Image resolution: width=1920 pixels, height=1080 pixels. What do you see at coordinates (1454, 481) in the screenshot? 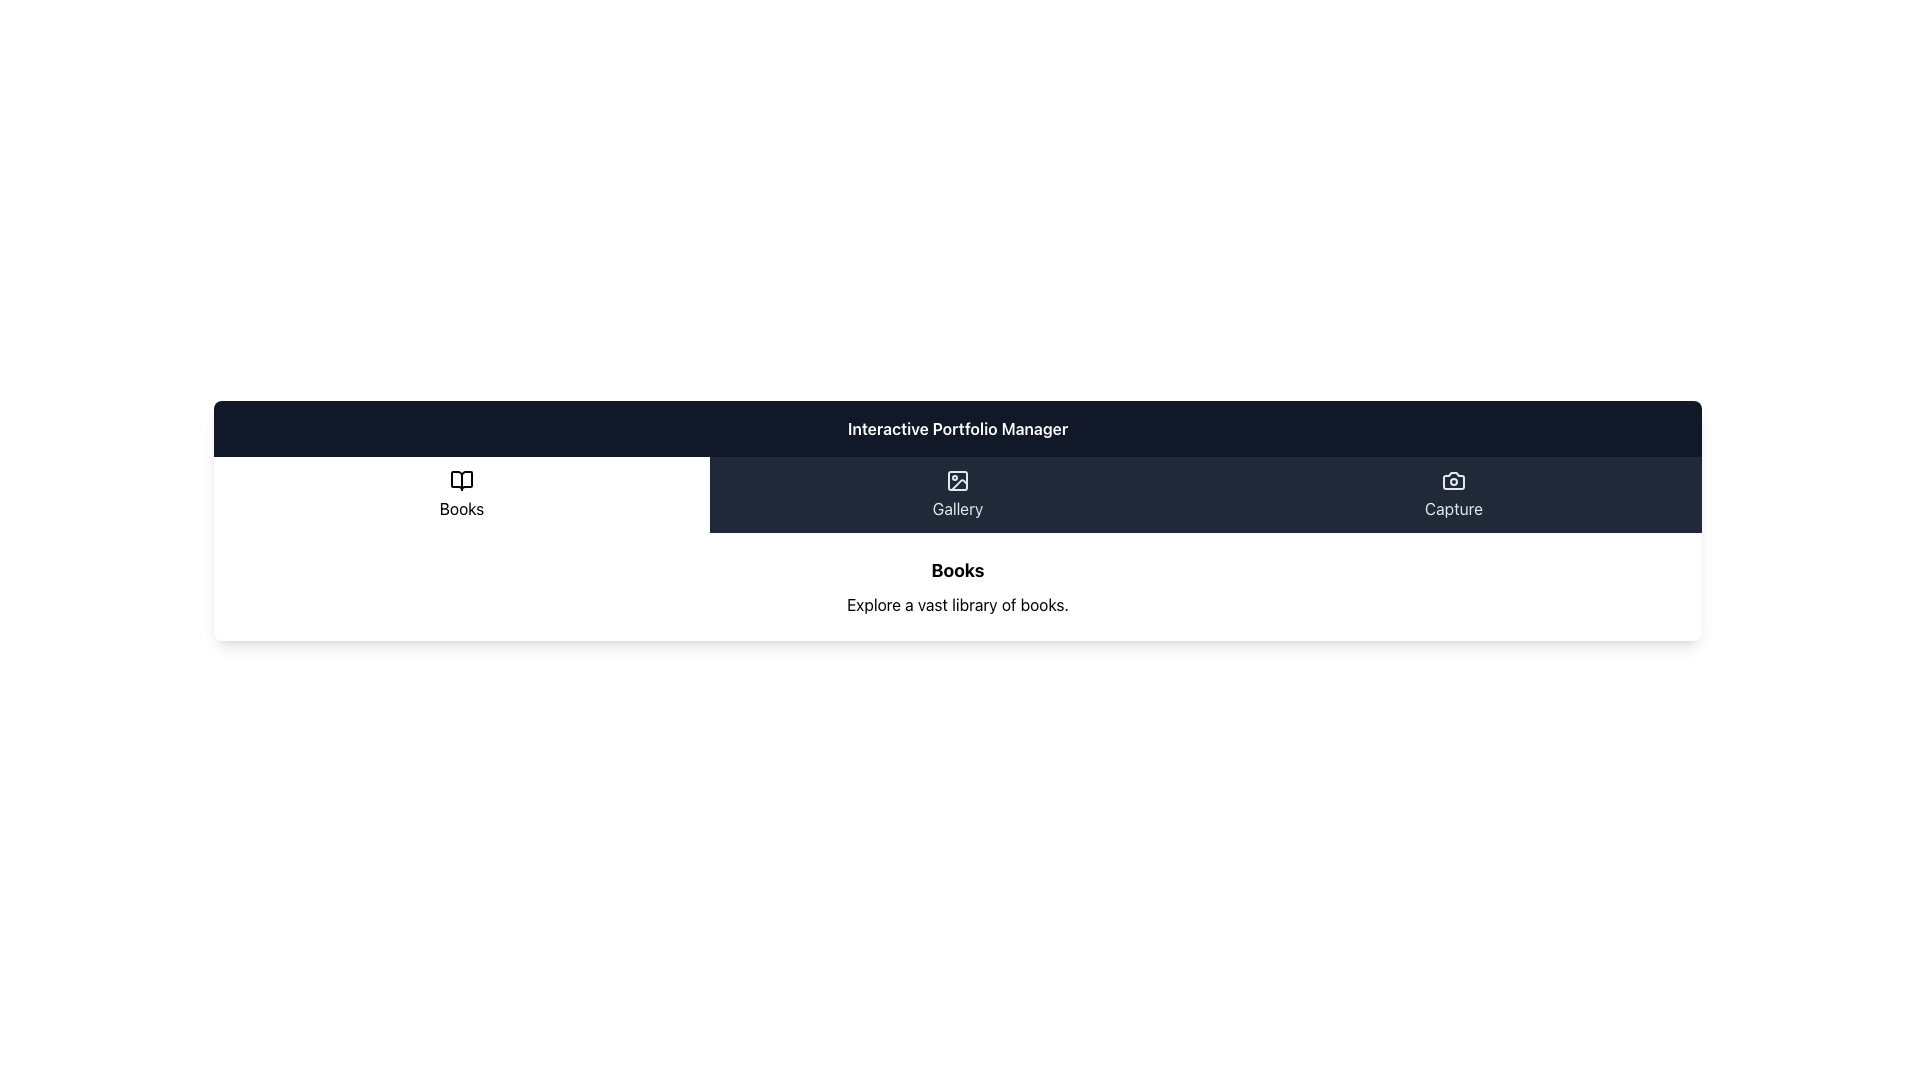
I see `the camera-related SVG Icon located in the top-right section of the layout, above the text 'Capture' and aligned with icons like 'Gallery' and 'Books'` at bounding box center [1454, 481].